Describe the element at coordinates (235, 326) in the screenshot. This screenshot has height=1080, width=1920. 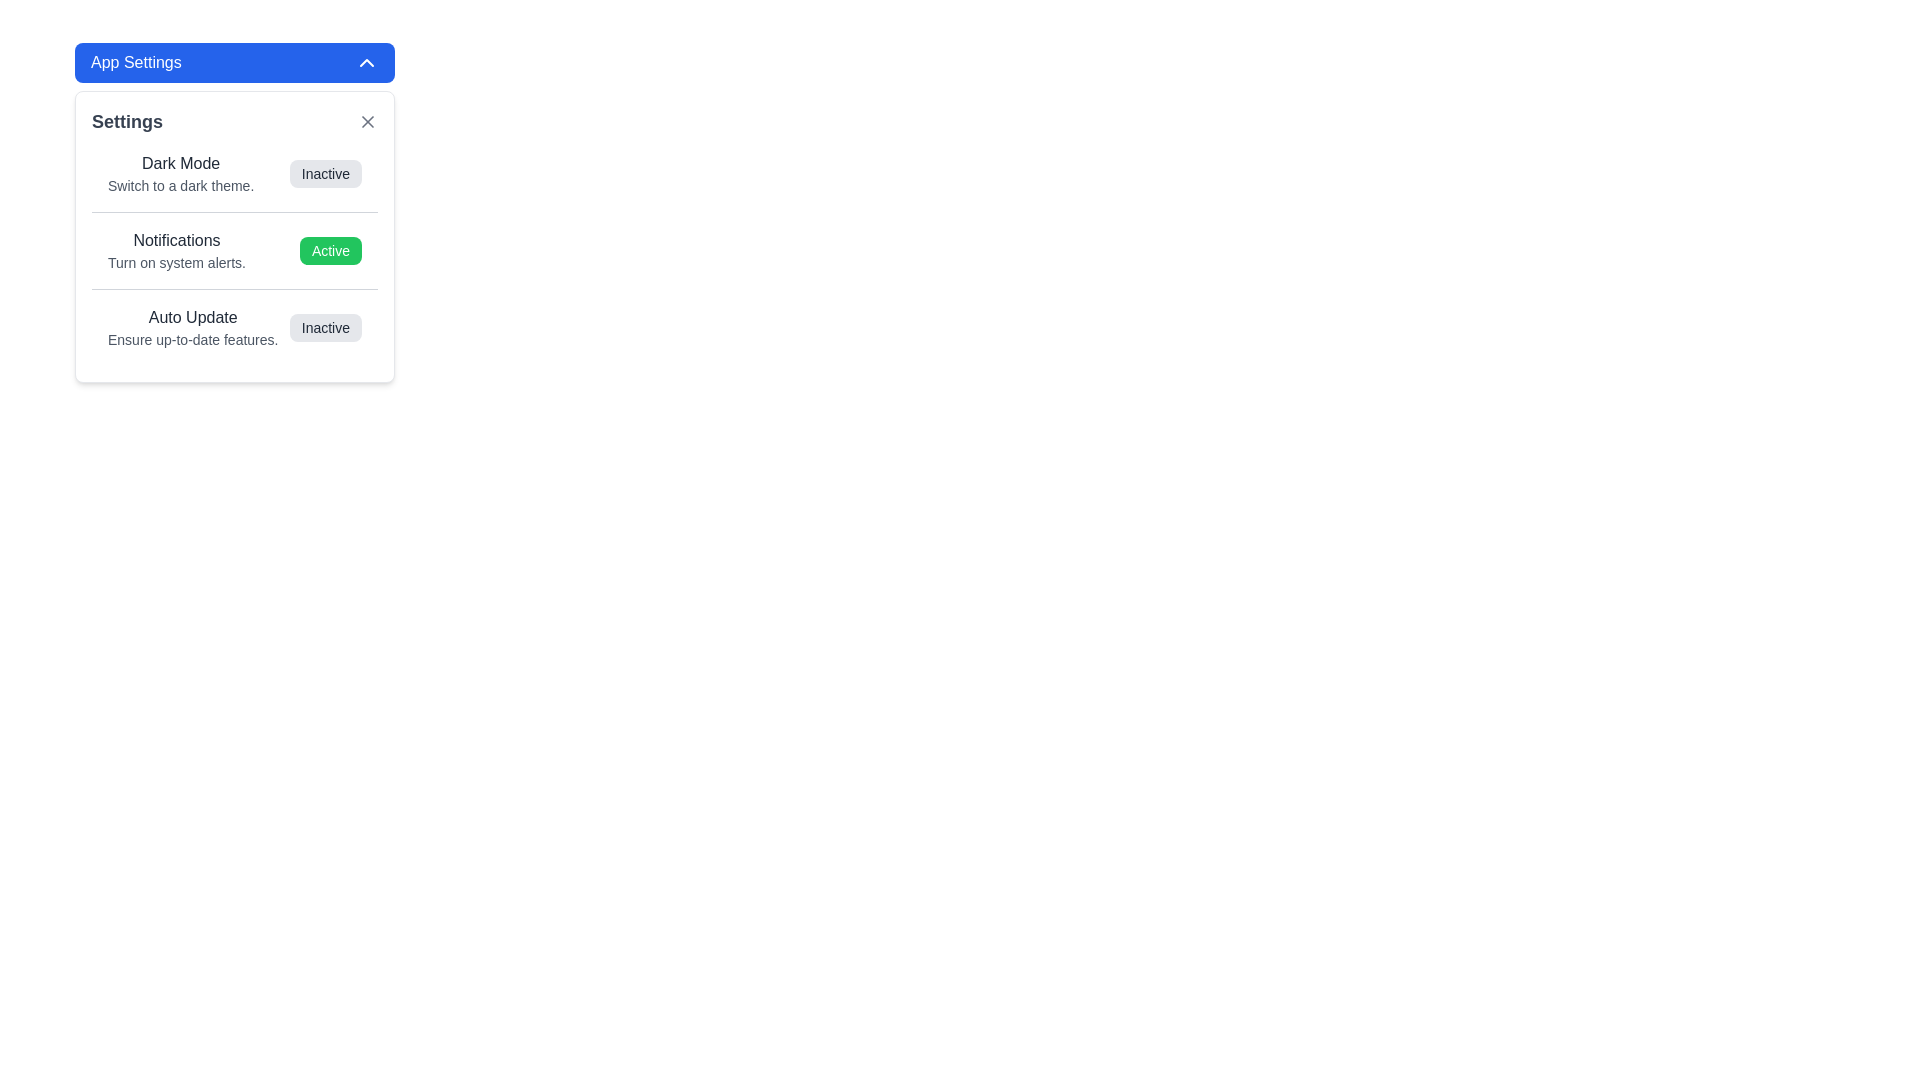
I see `the 'Inactive' button in the settings menu` at that location.